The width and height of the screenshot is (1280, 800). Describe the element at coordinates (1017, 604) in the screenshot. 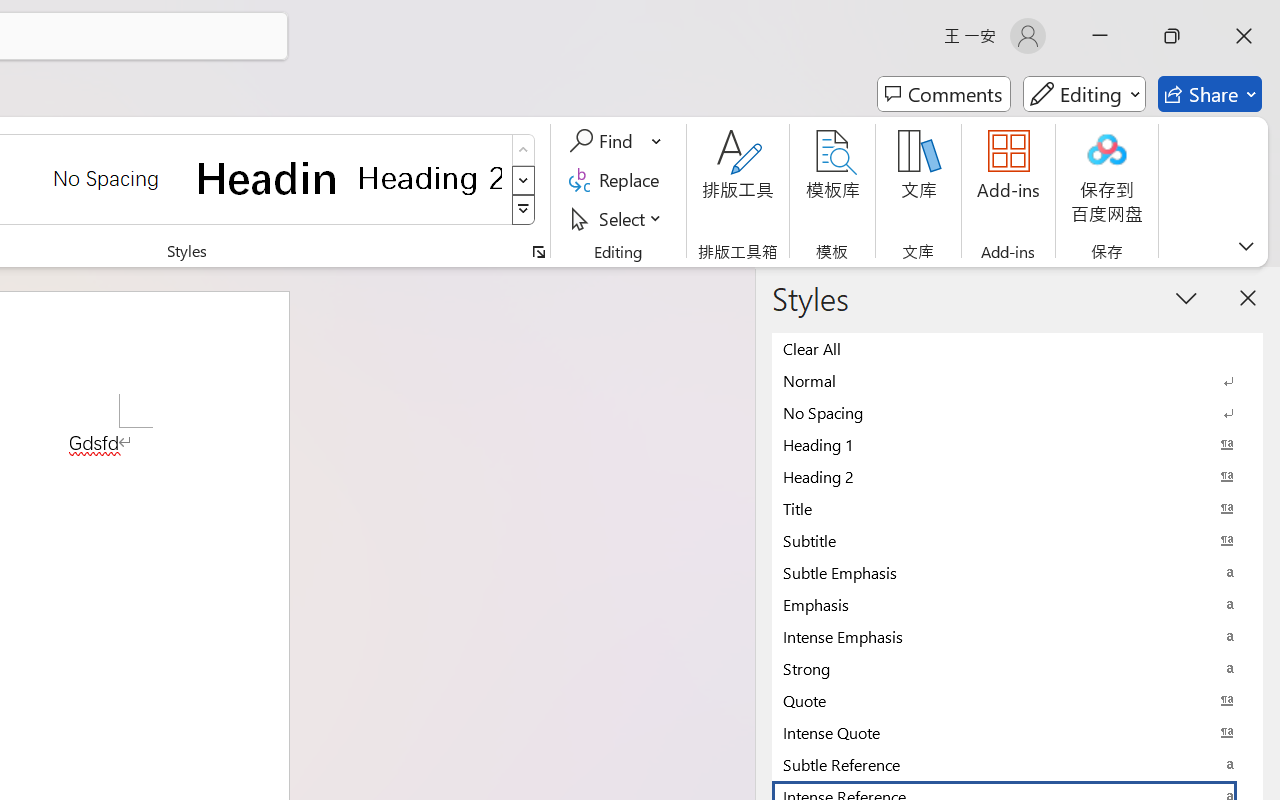

I see `'Emphasis'` at that location.